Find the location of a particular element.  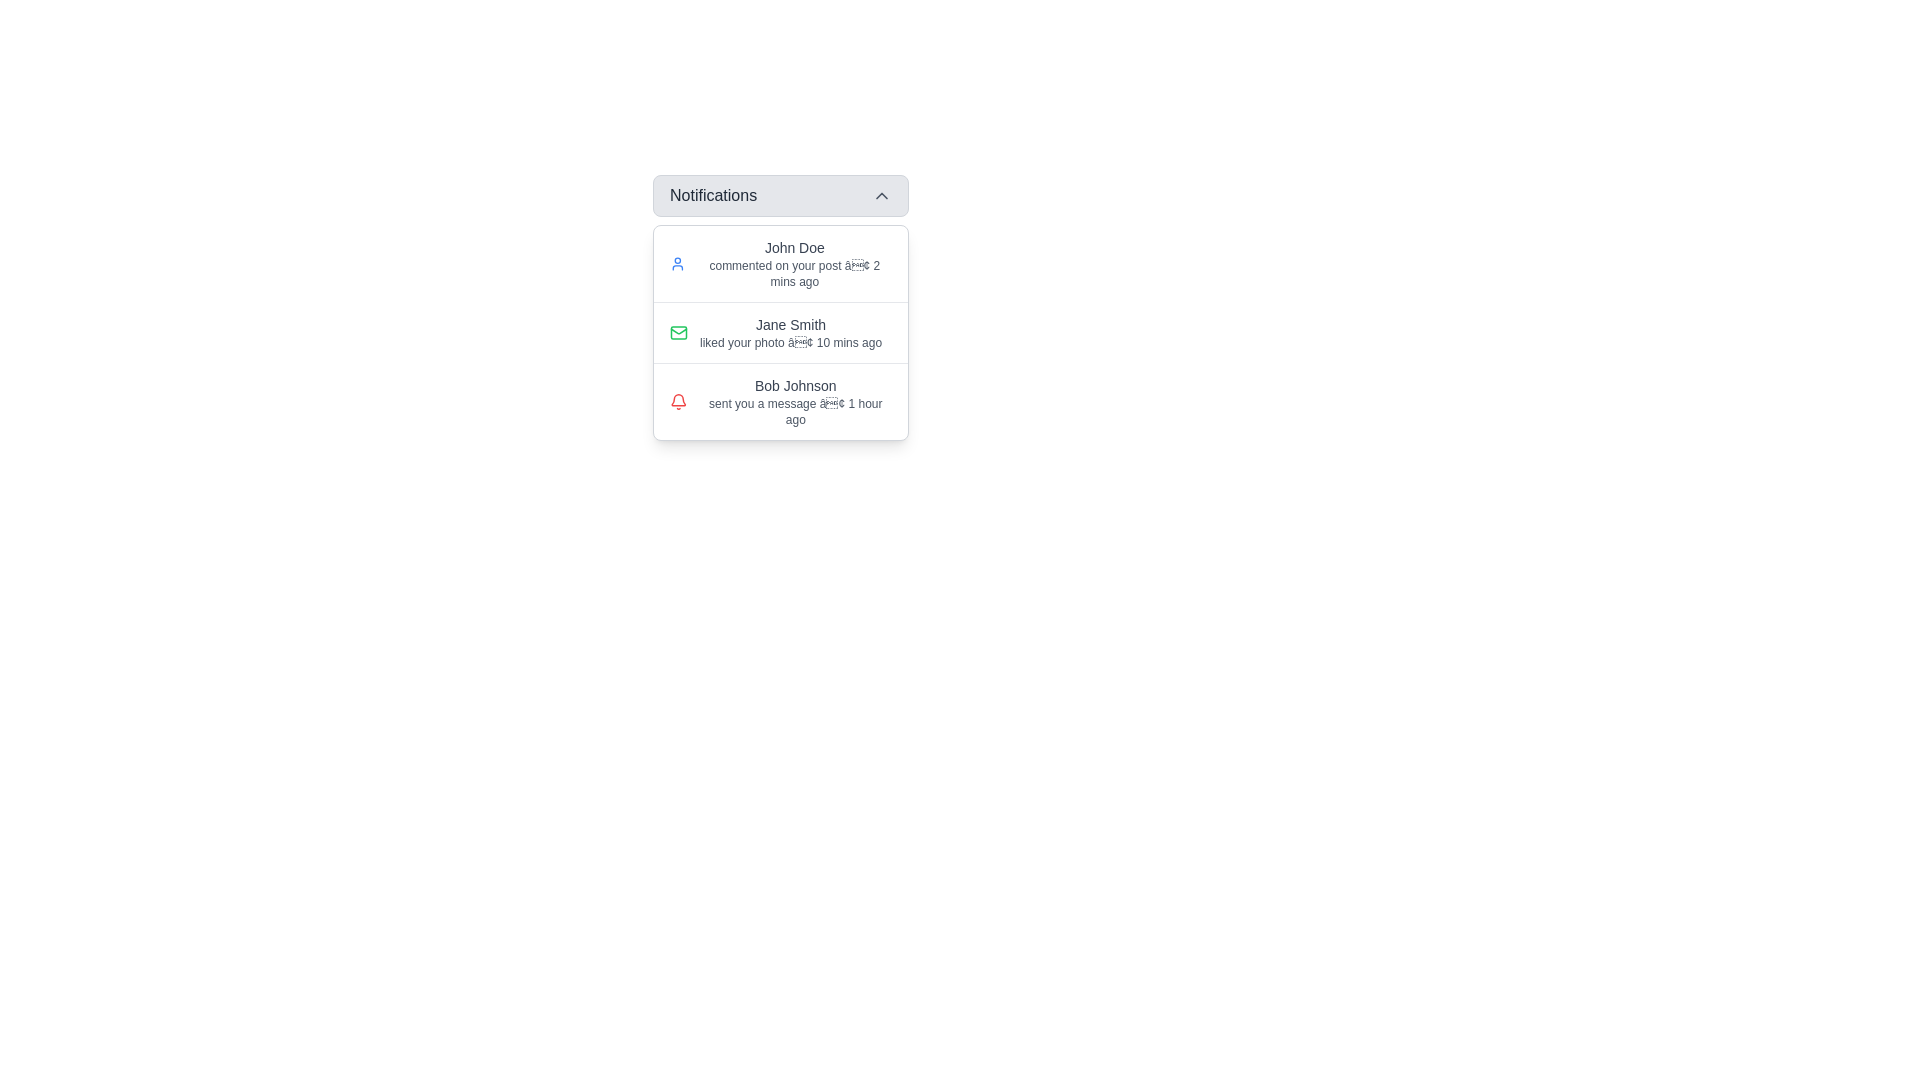

the text label indicating the sender 'Bob Johnson' in the bottom notification entry of the notification dropdown menu is located at coordinates (794, 385).